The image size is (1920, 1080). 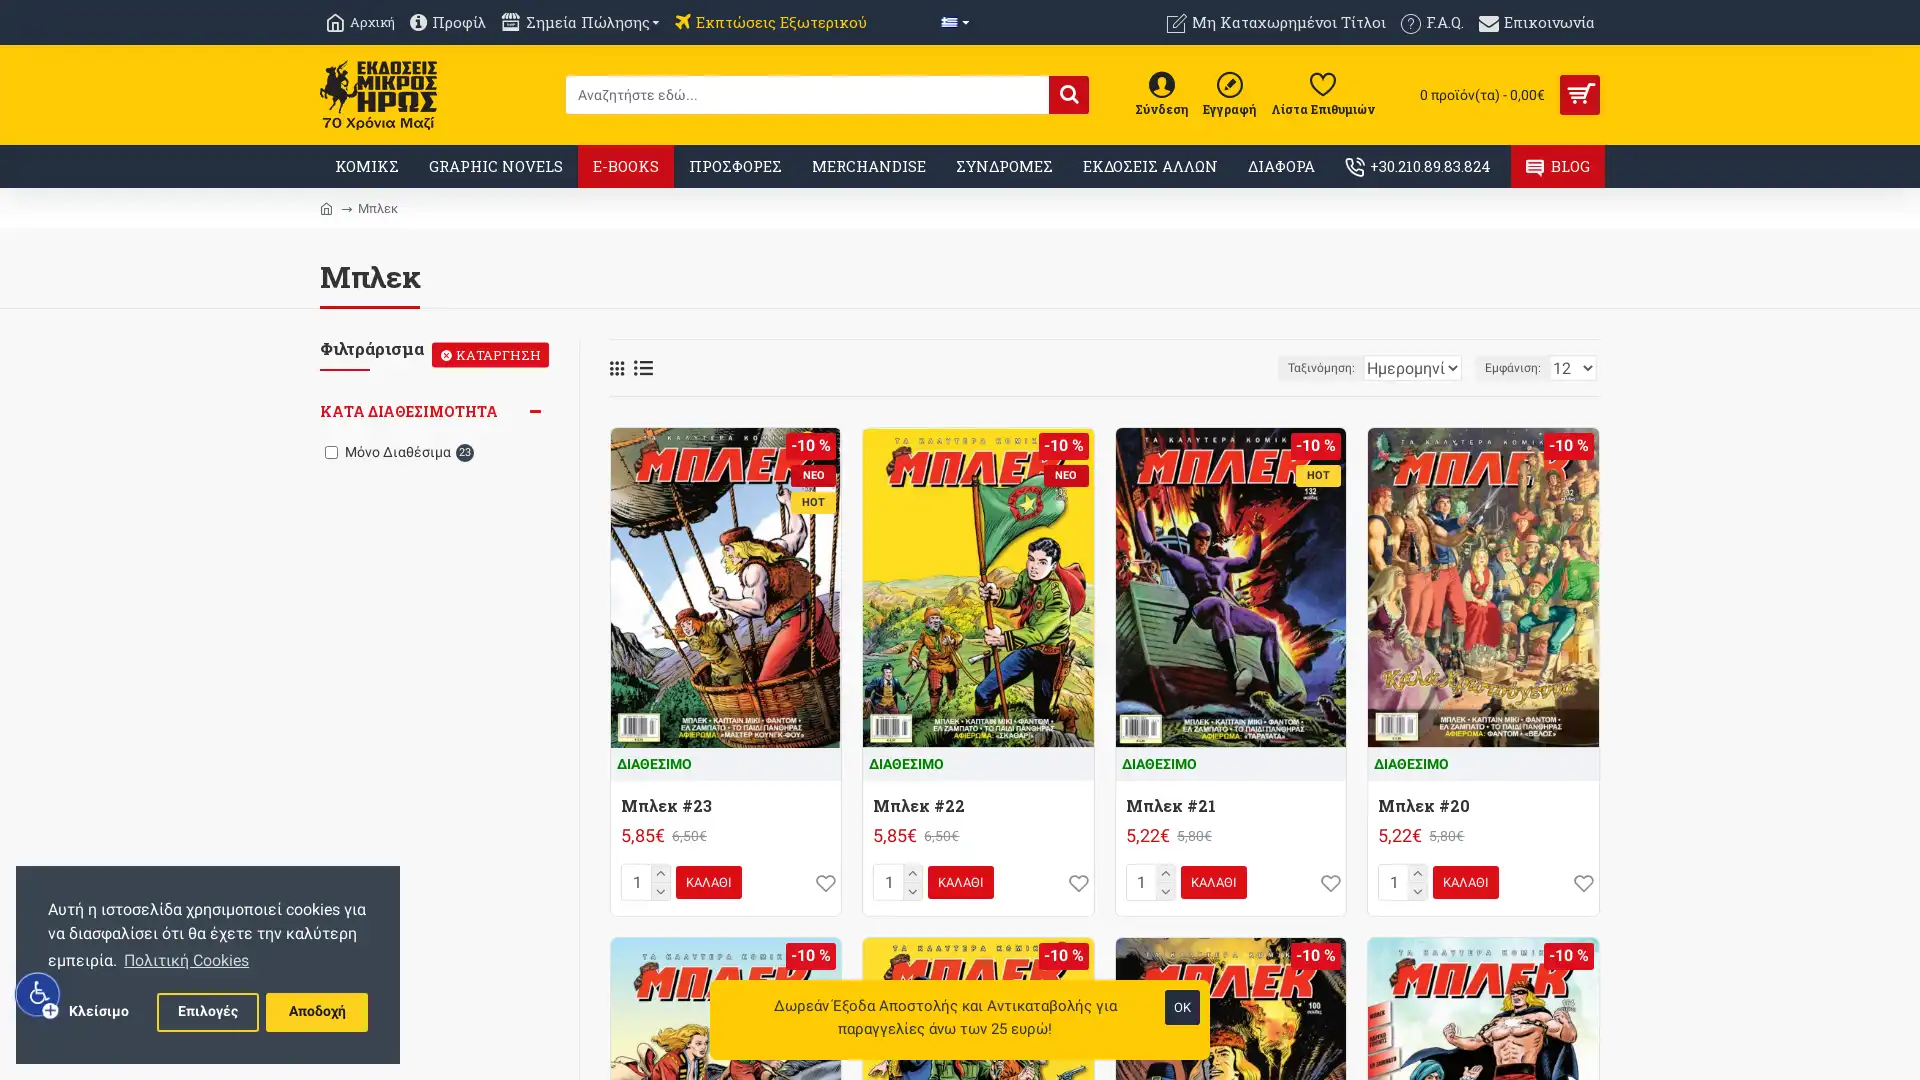 What do you see at coordinates (186, 959) in the screenshot?
I see `learn more about cookies` at bounding box center [186, 959].